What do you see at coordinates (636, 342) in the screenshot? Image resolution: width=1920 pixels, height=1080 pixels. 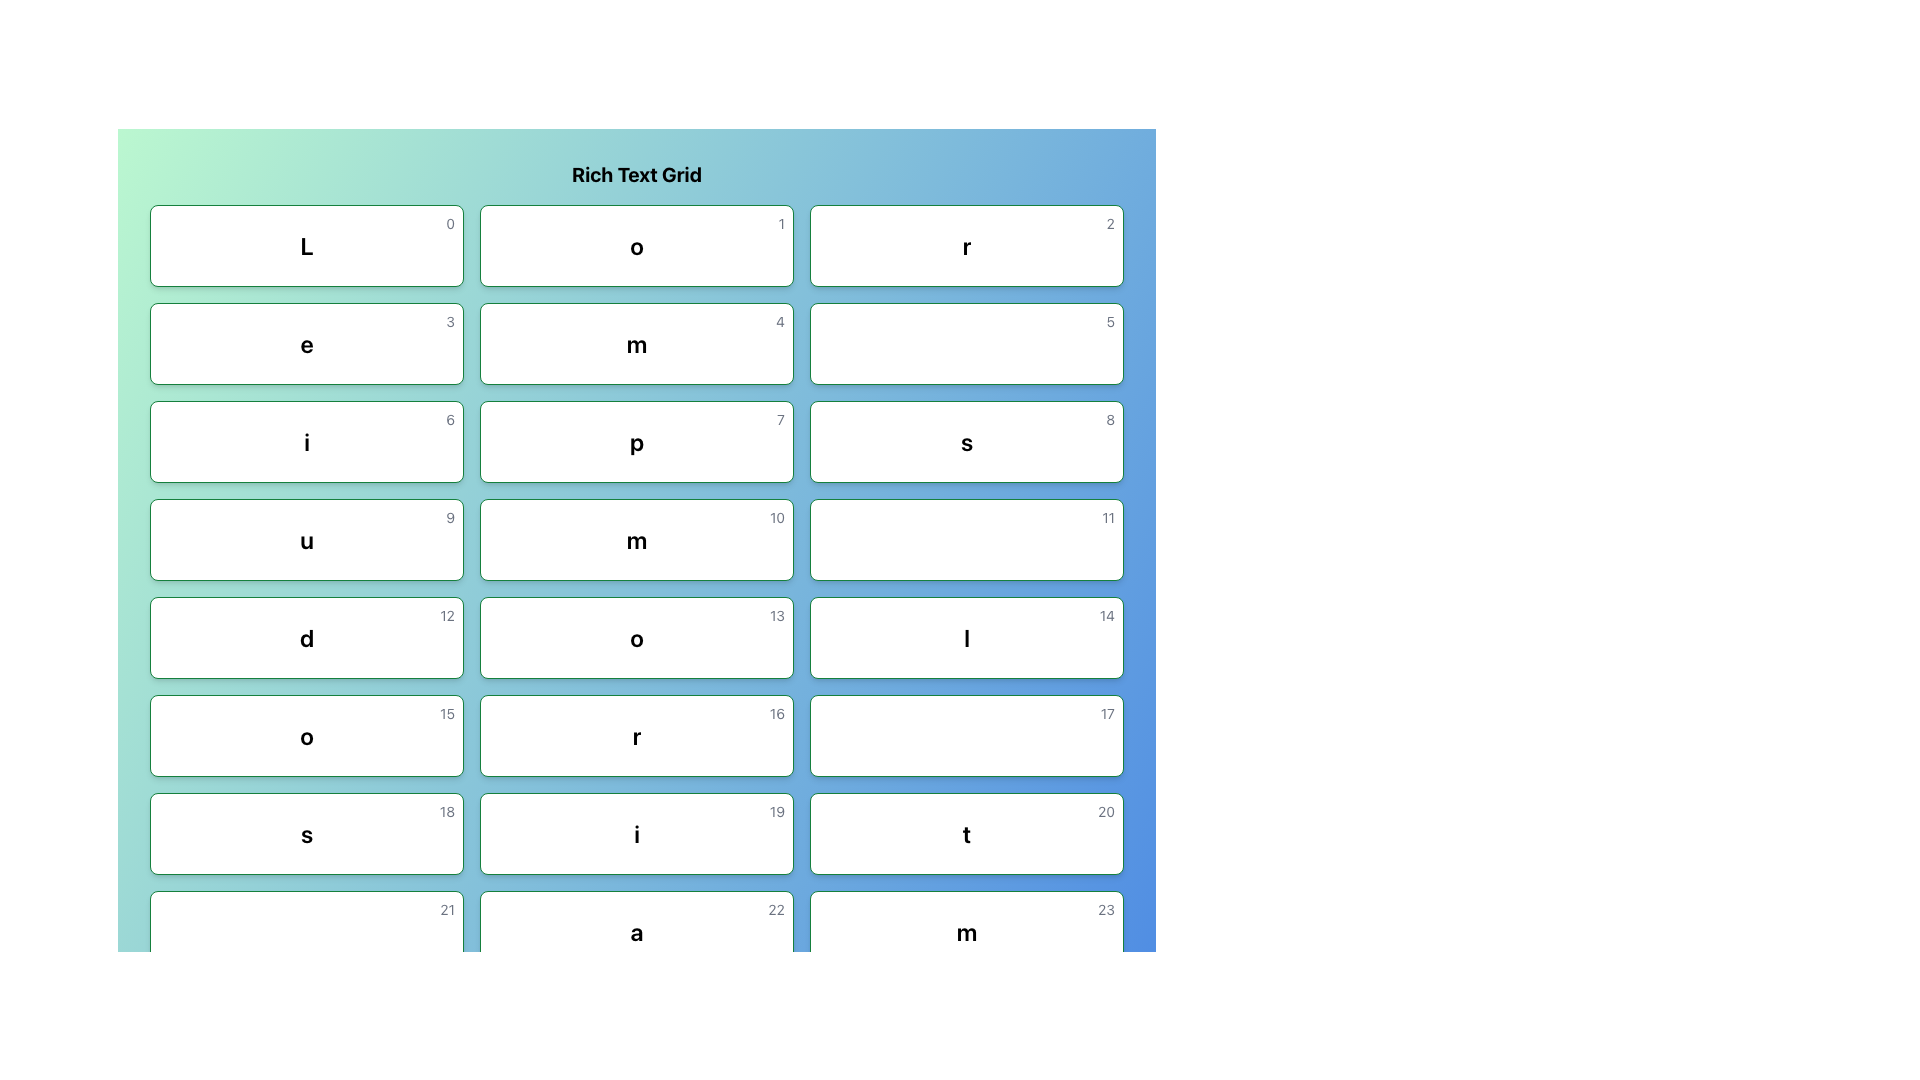 I see `the static text component displaying the letter 'm', located in the fourth cell of the grid layout, positioned between the letters 'e' and 'p'` at bounding box center [636, 342].